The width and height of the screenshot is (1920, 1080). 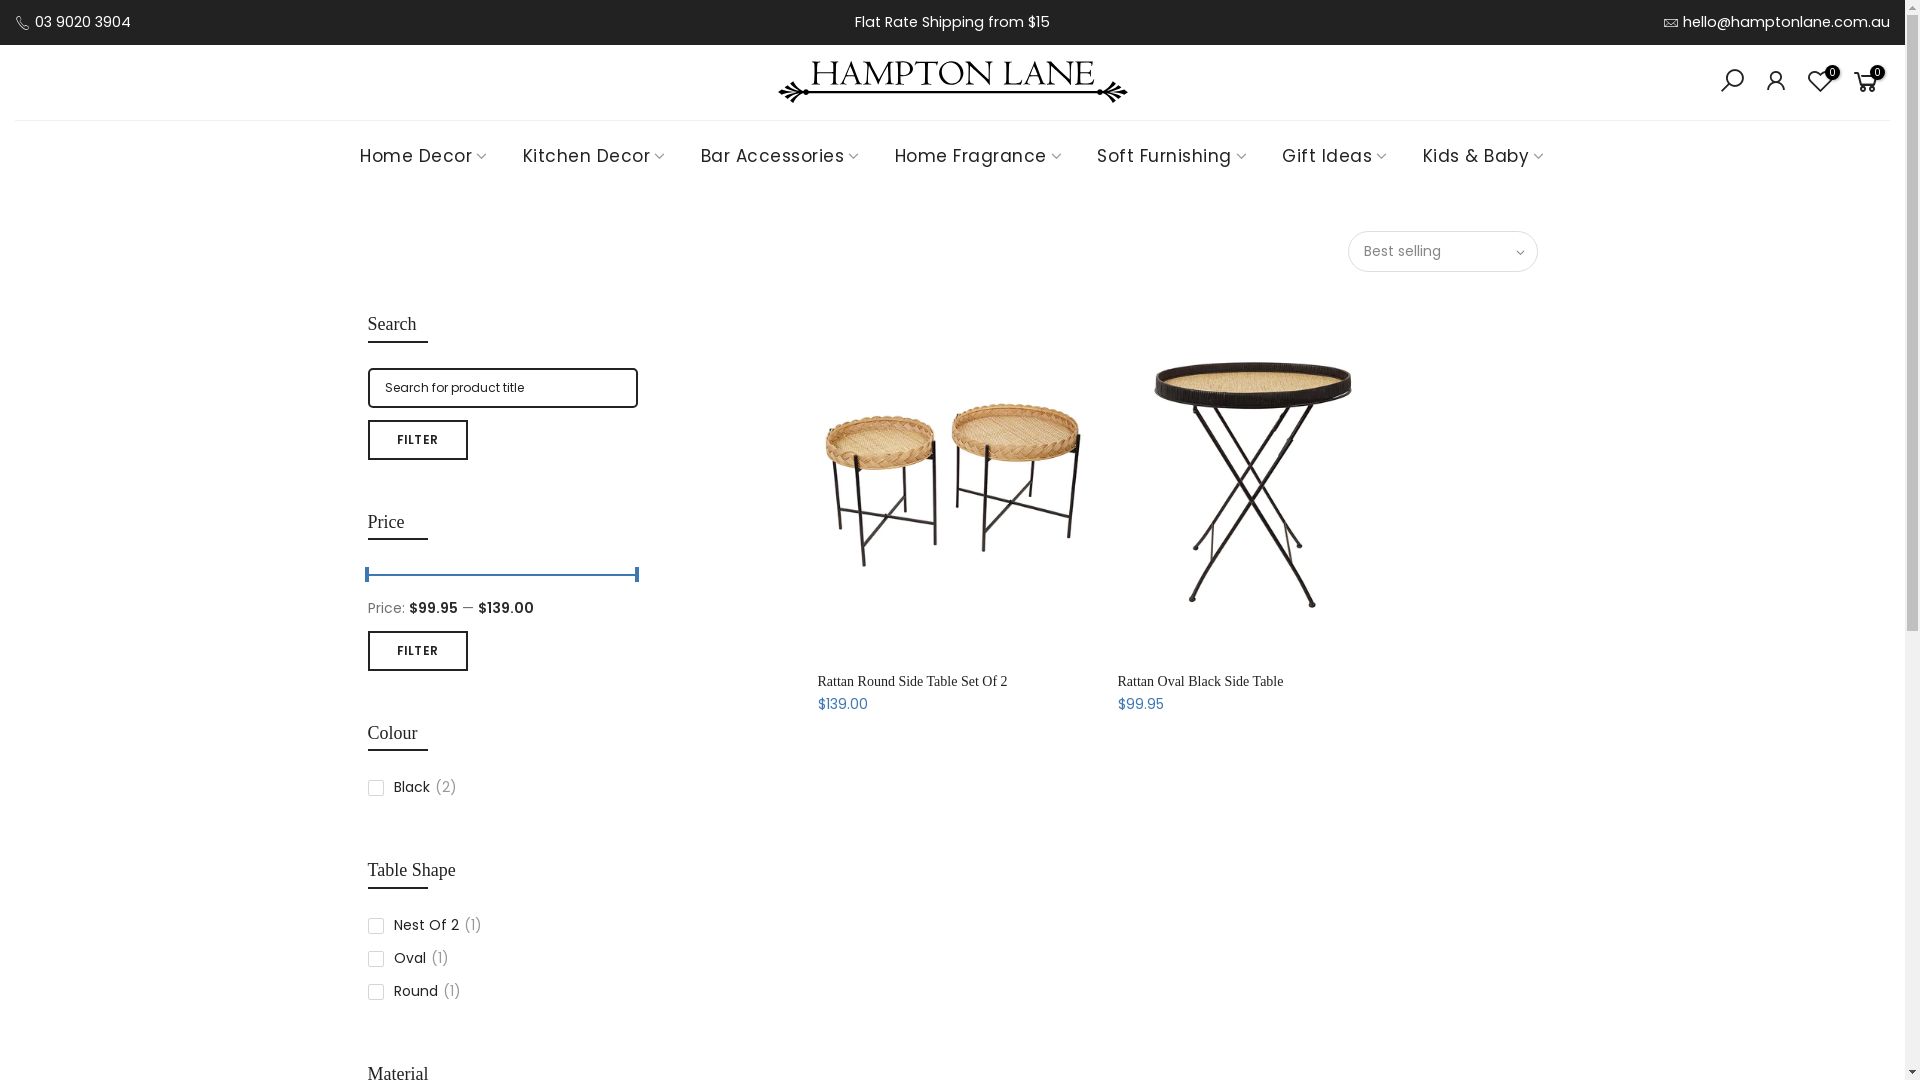 I want to click on 'Bar Accessories', so click(x=778, y=154).